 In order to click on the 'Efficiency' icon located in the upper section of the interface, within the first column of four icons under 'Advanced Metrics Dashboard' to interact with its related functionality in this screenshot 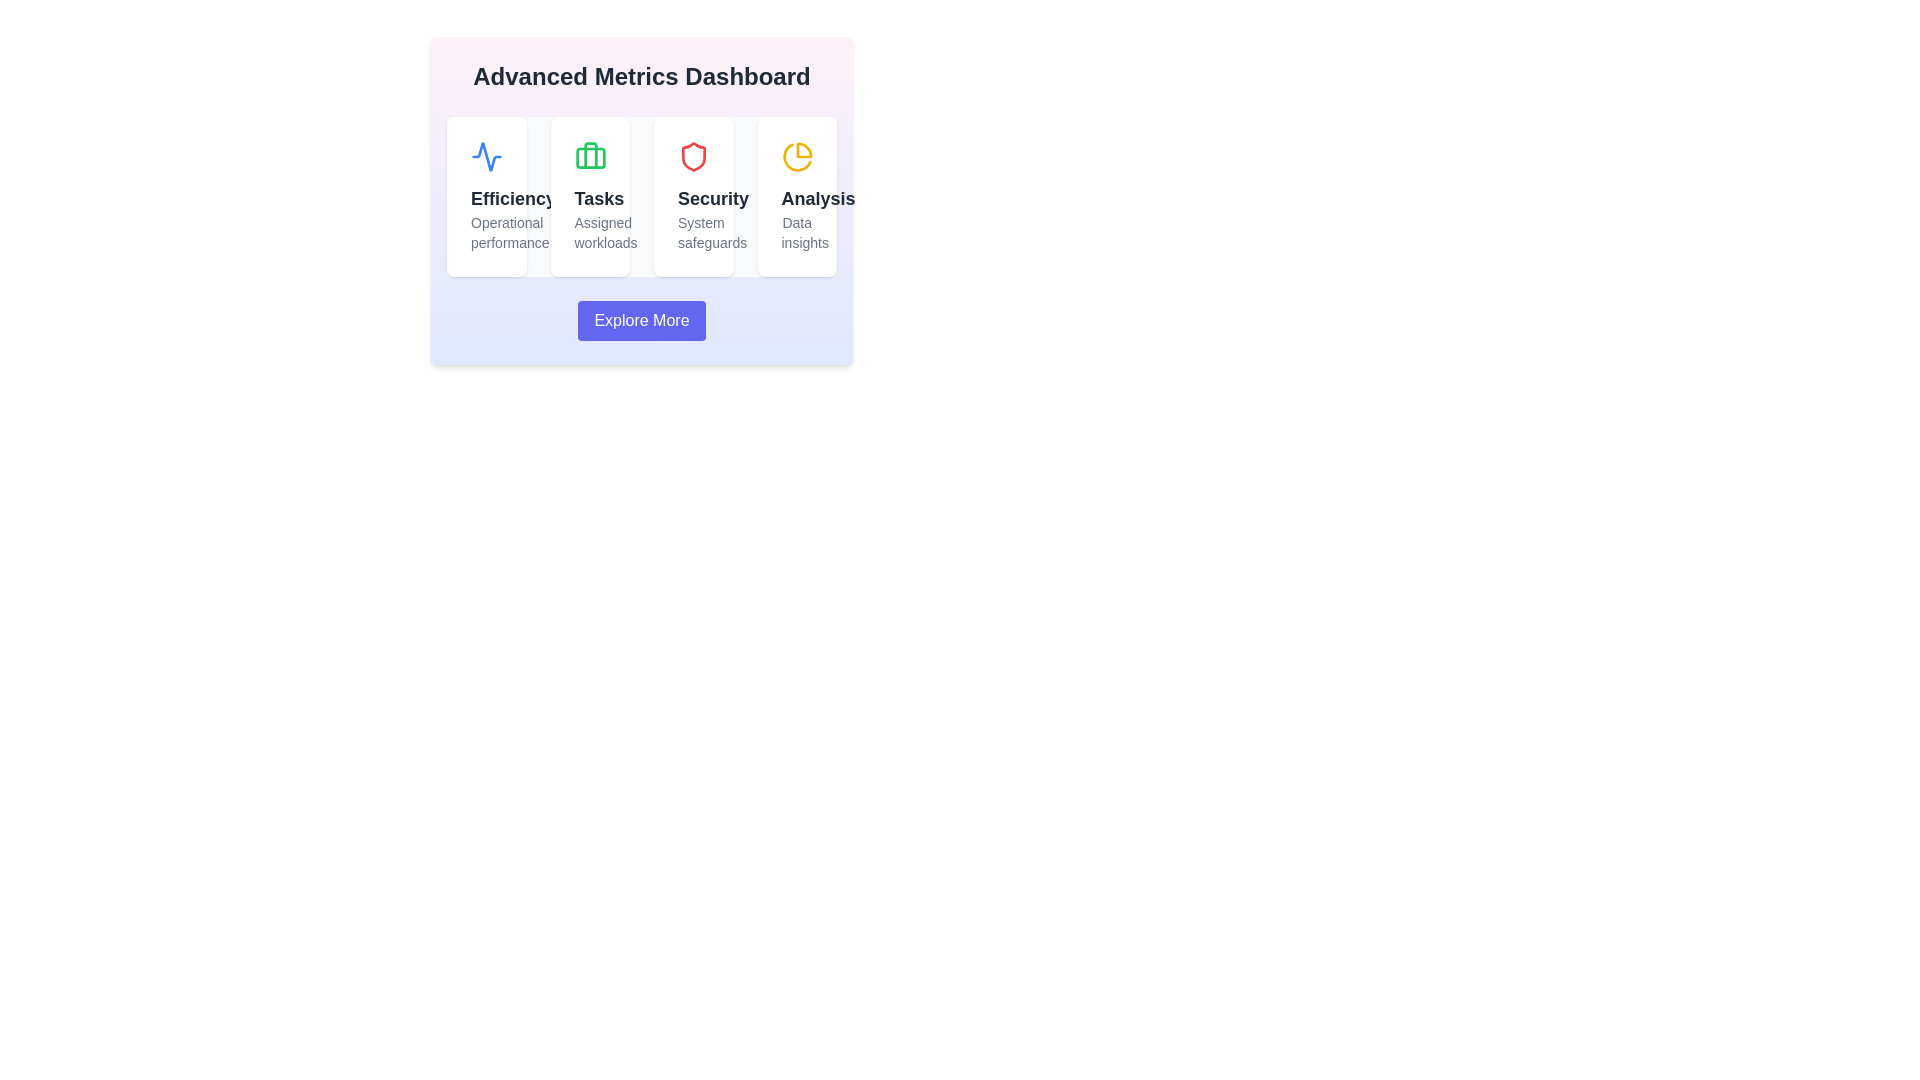, I will do `click(486, 156)`.